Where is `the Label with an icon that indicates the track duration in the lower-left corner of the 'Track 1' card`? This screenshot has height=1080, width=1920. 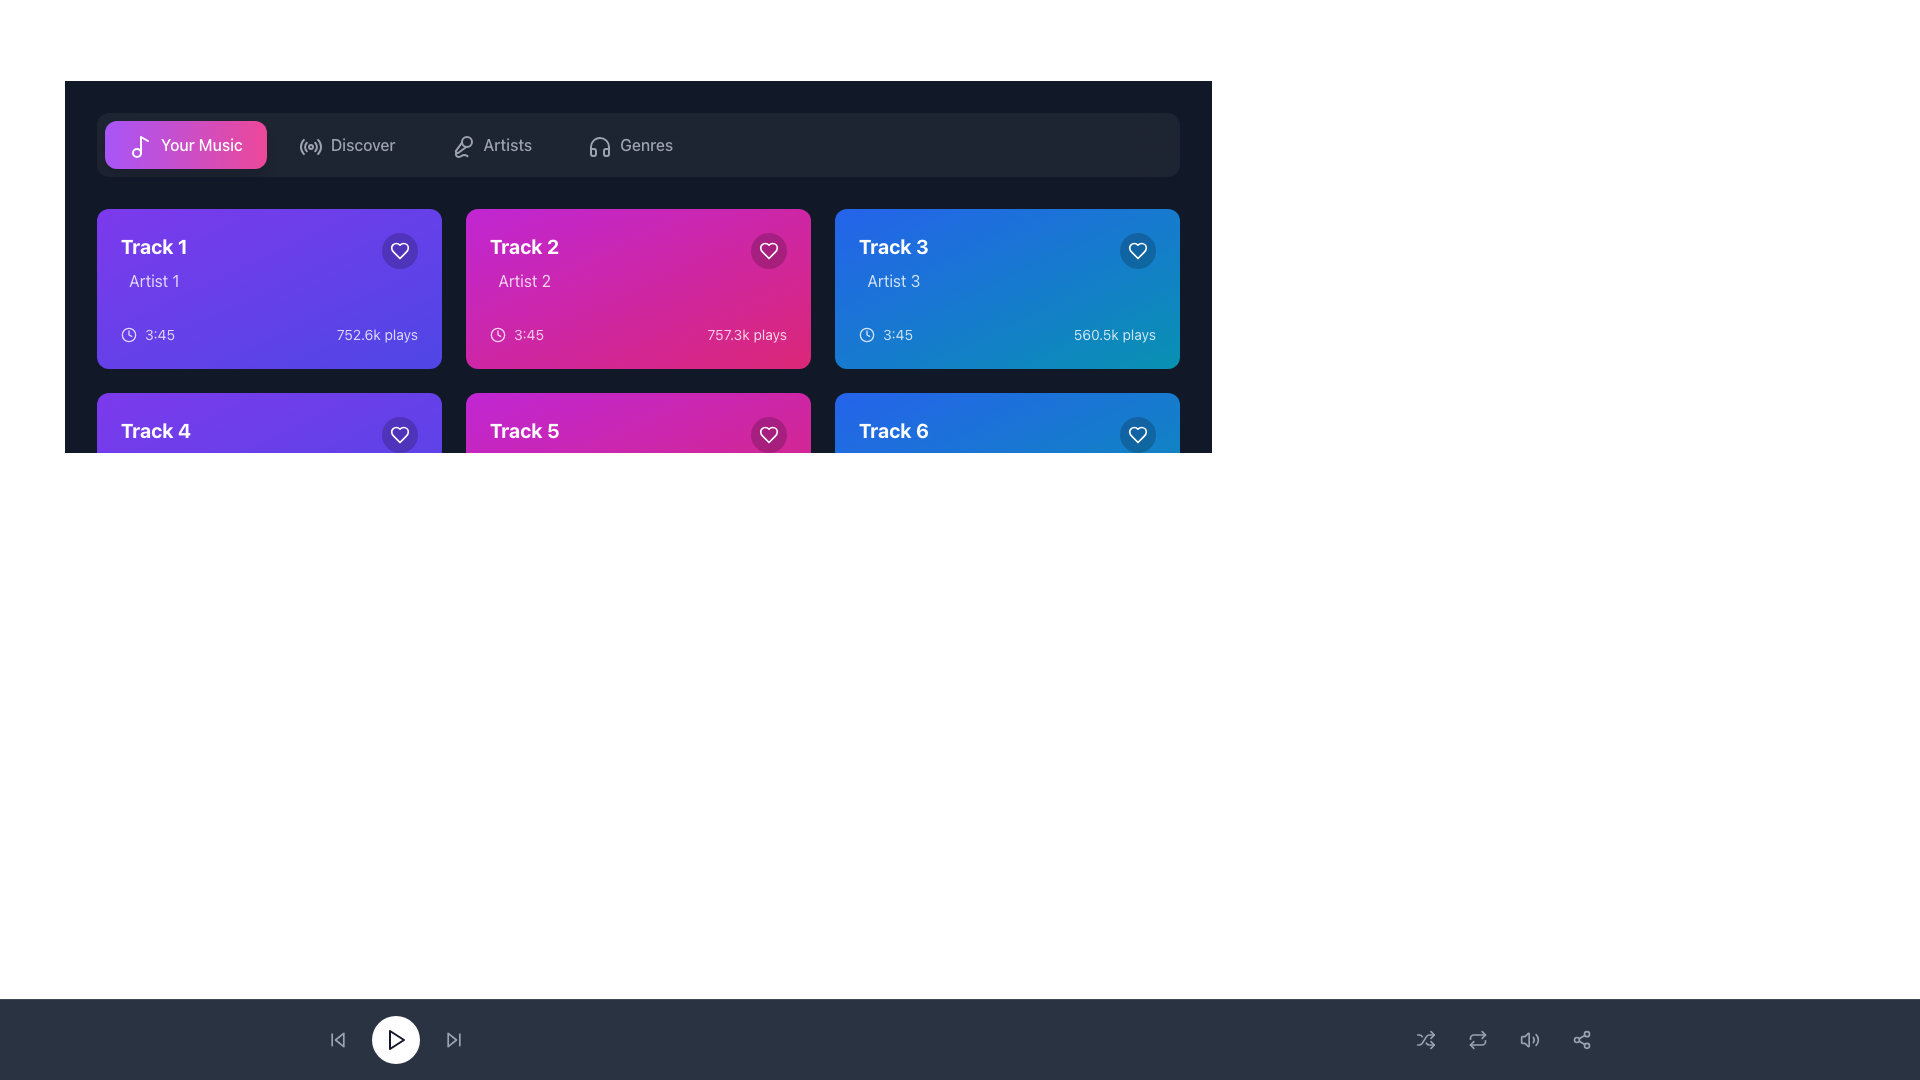 the Label with an icon that indicates the track duration in the lower-left corner of the 'Track 1' card is located at coordinates (147, 334).